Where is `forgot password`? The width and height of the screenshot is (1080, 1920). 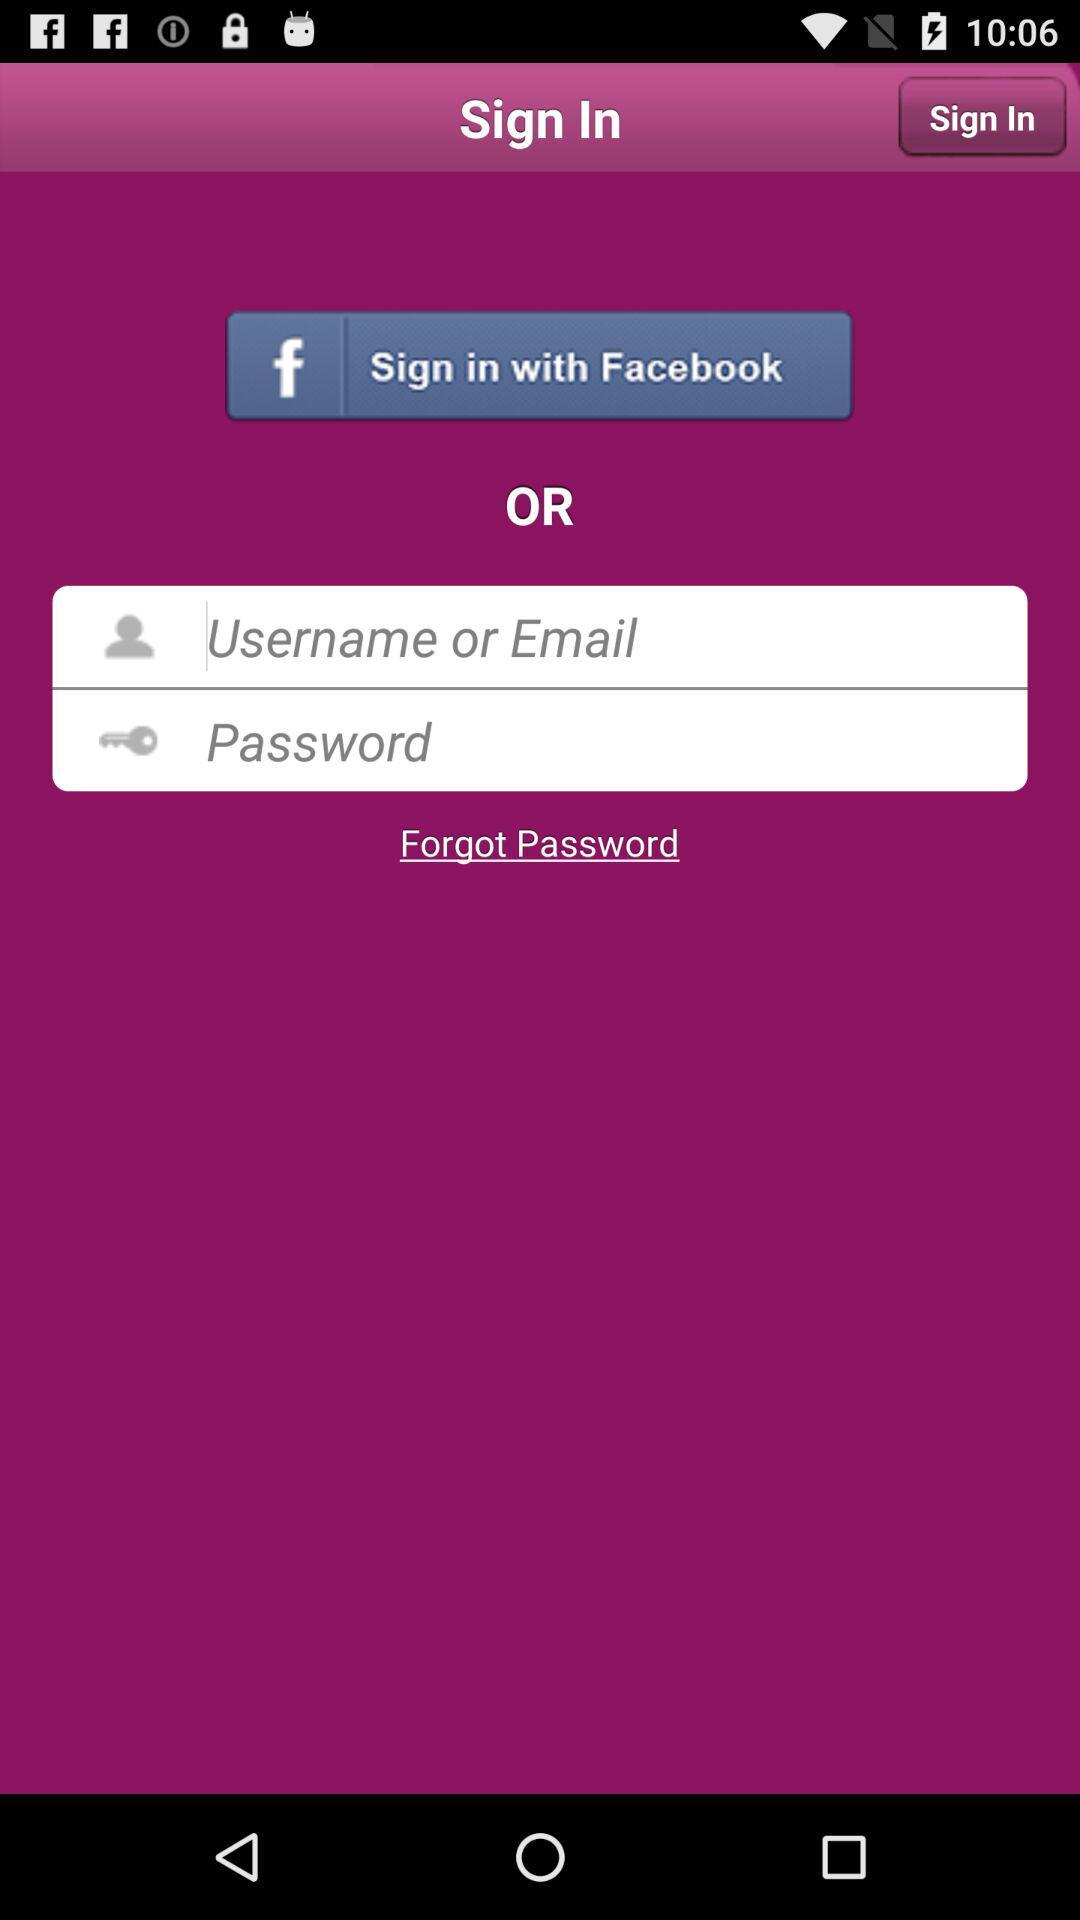
forgot password is located at coordinates (538, 842).